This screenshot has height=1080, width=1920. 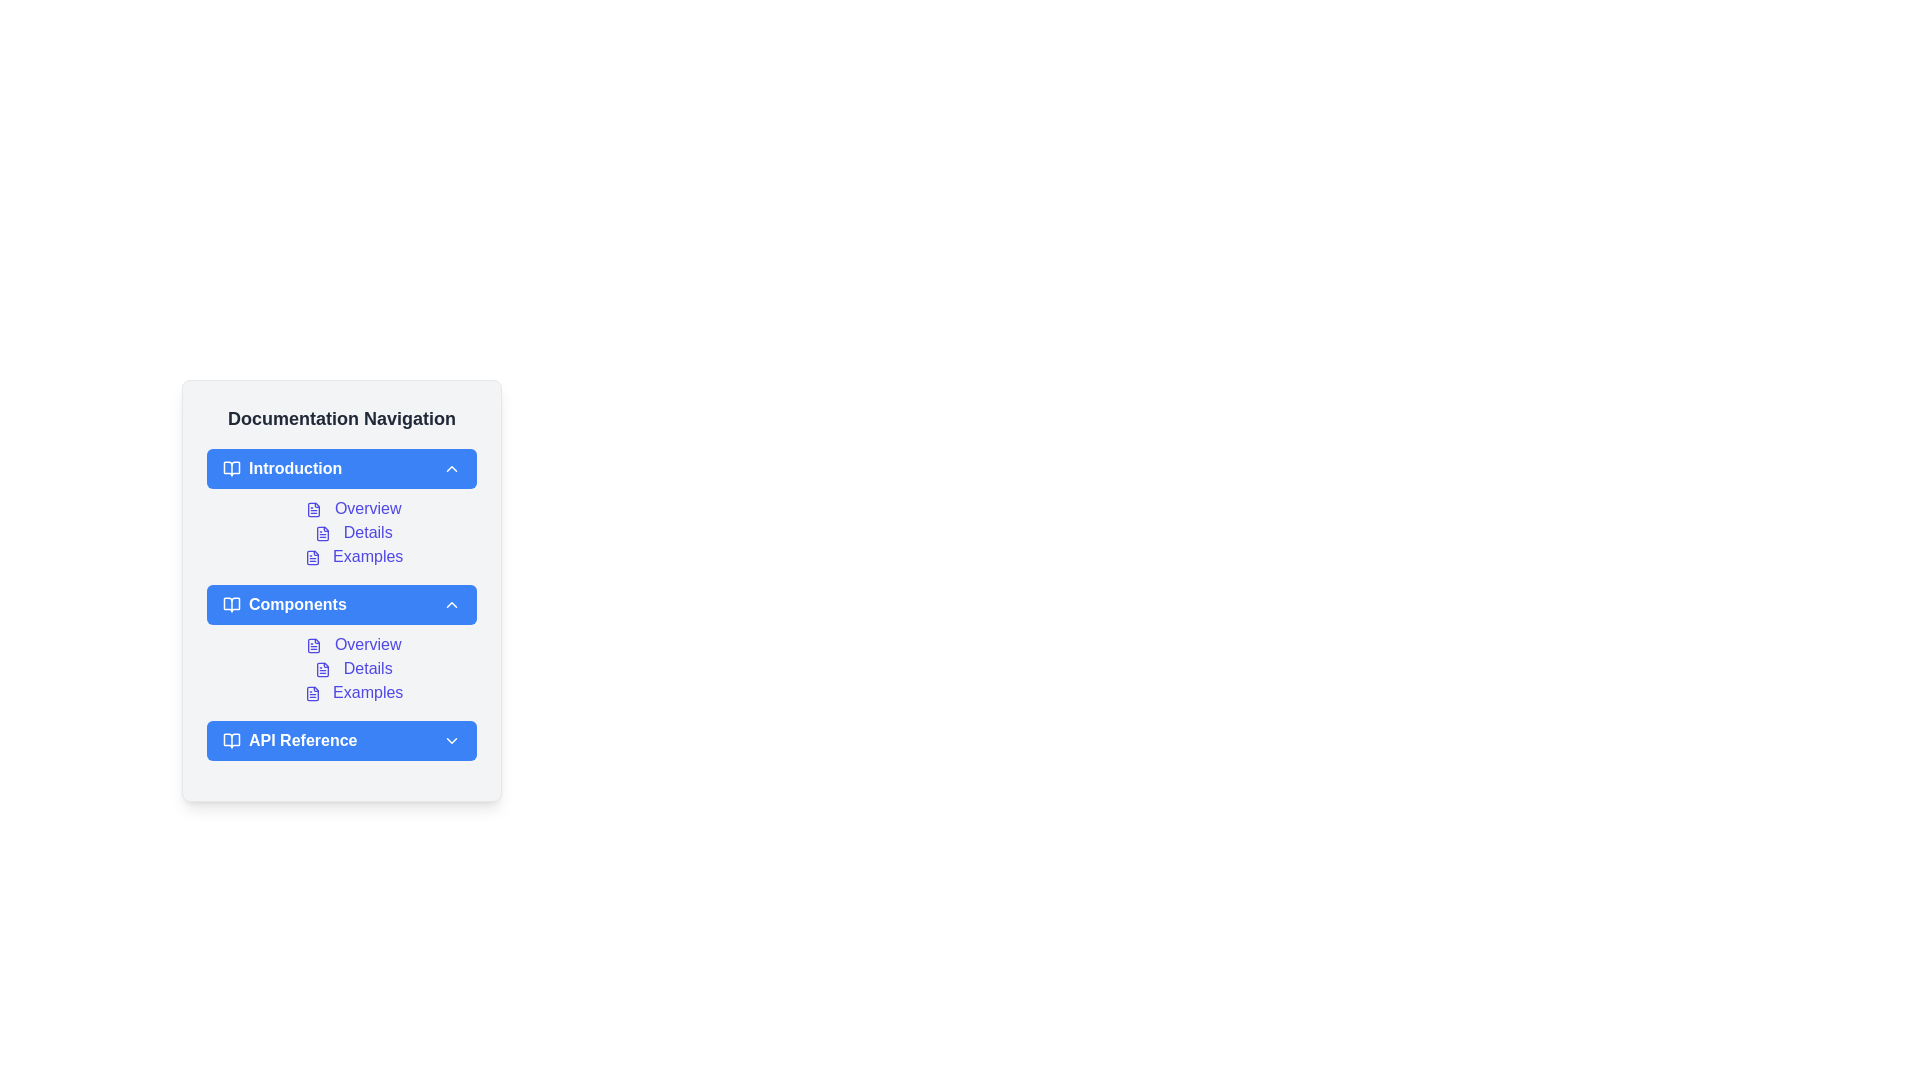 What do you see at coordinates (231, 740) in the screenshot?
I see `the 'API Reference' icon in the navigation menu, located to the left of the section label text` at bounding box center [231, 740].